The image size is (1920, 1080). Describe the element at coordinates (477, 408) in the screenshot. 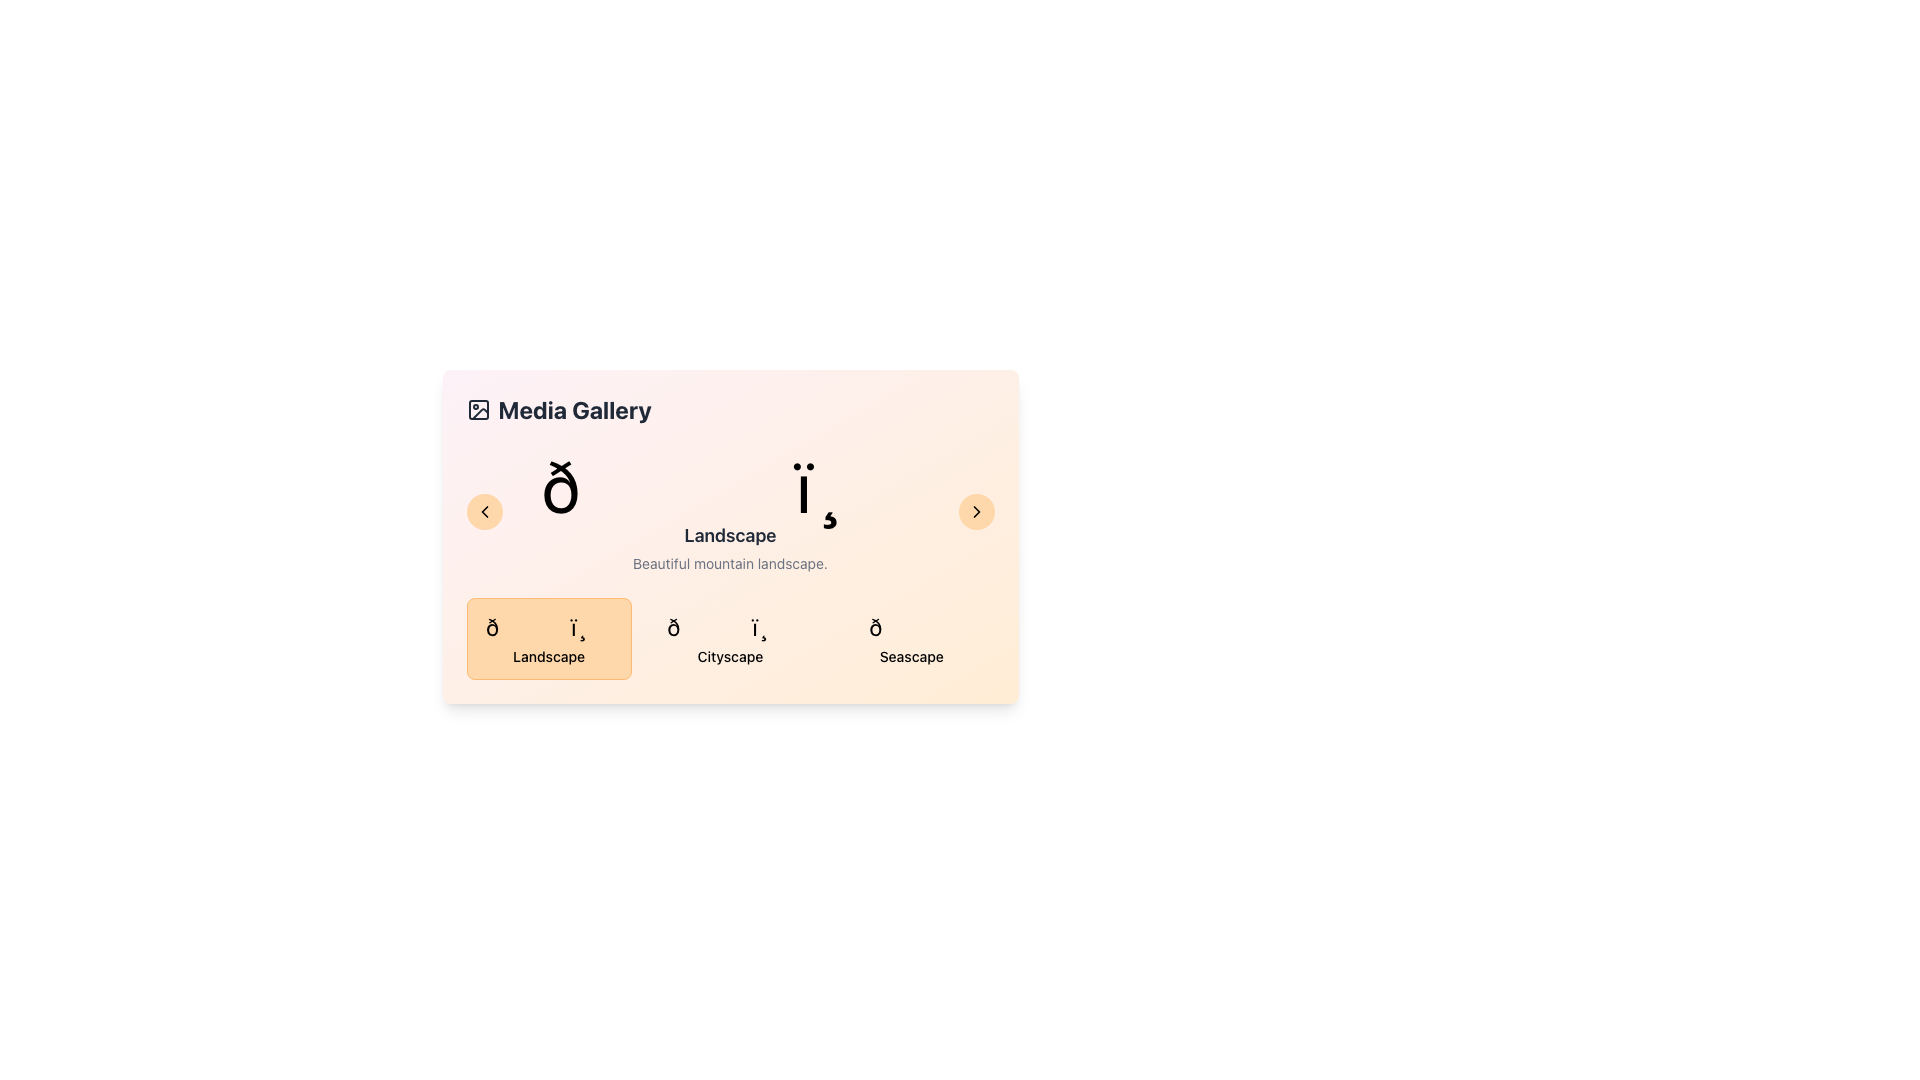

I see `the media gallery icon located to the left of the 'Media Gallery' label in the header section` at that location.